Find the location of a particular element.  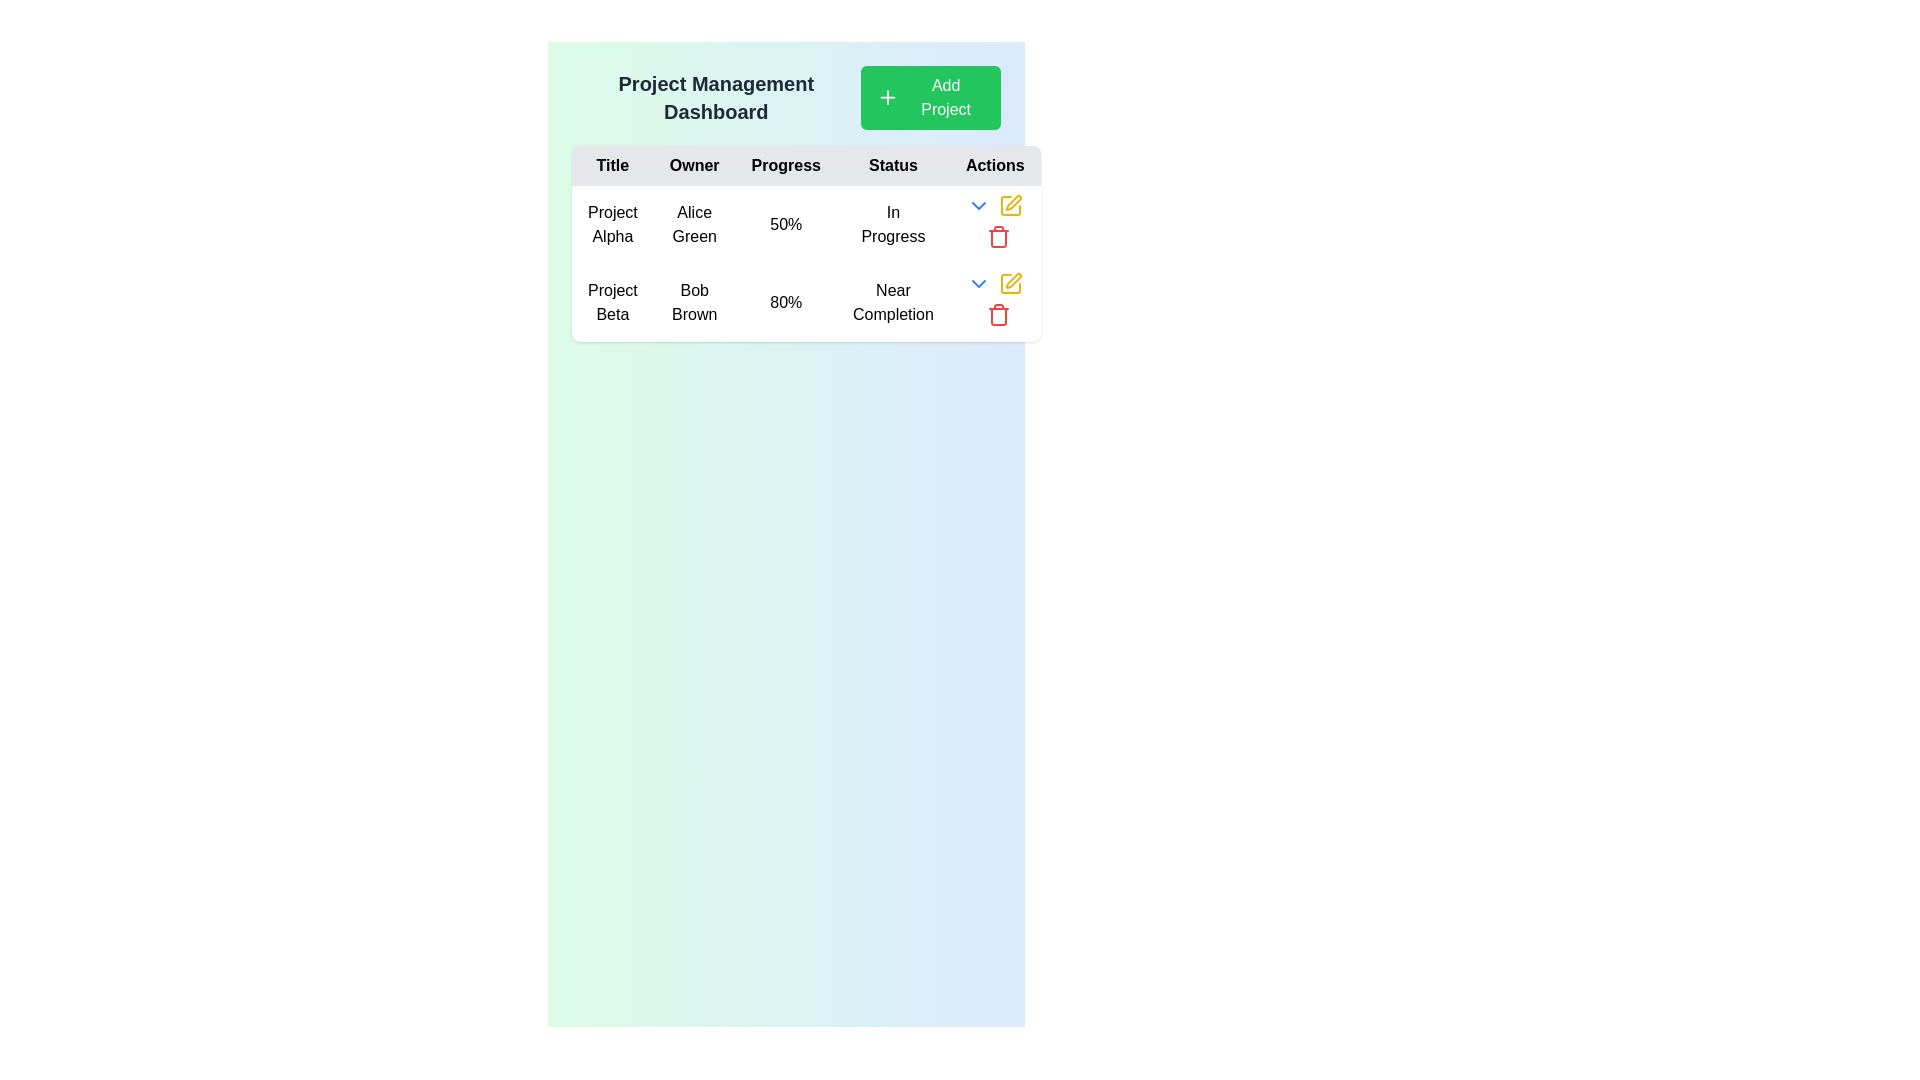

the 'Owner' column header label in the table, which is positioned horizontally between the 'Title' and 'Progress' headers is located at coordinates (694, 164).